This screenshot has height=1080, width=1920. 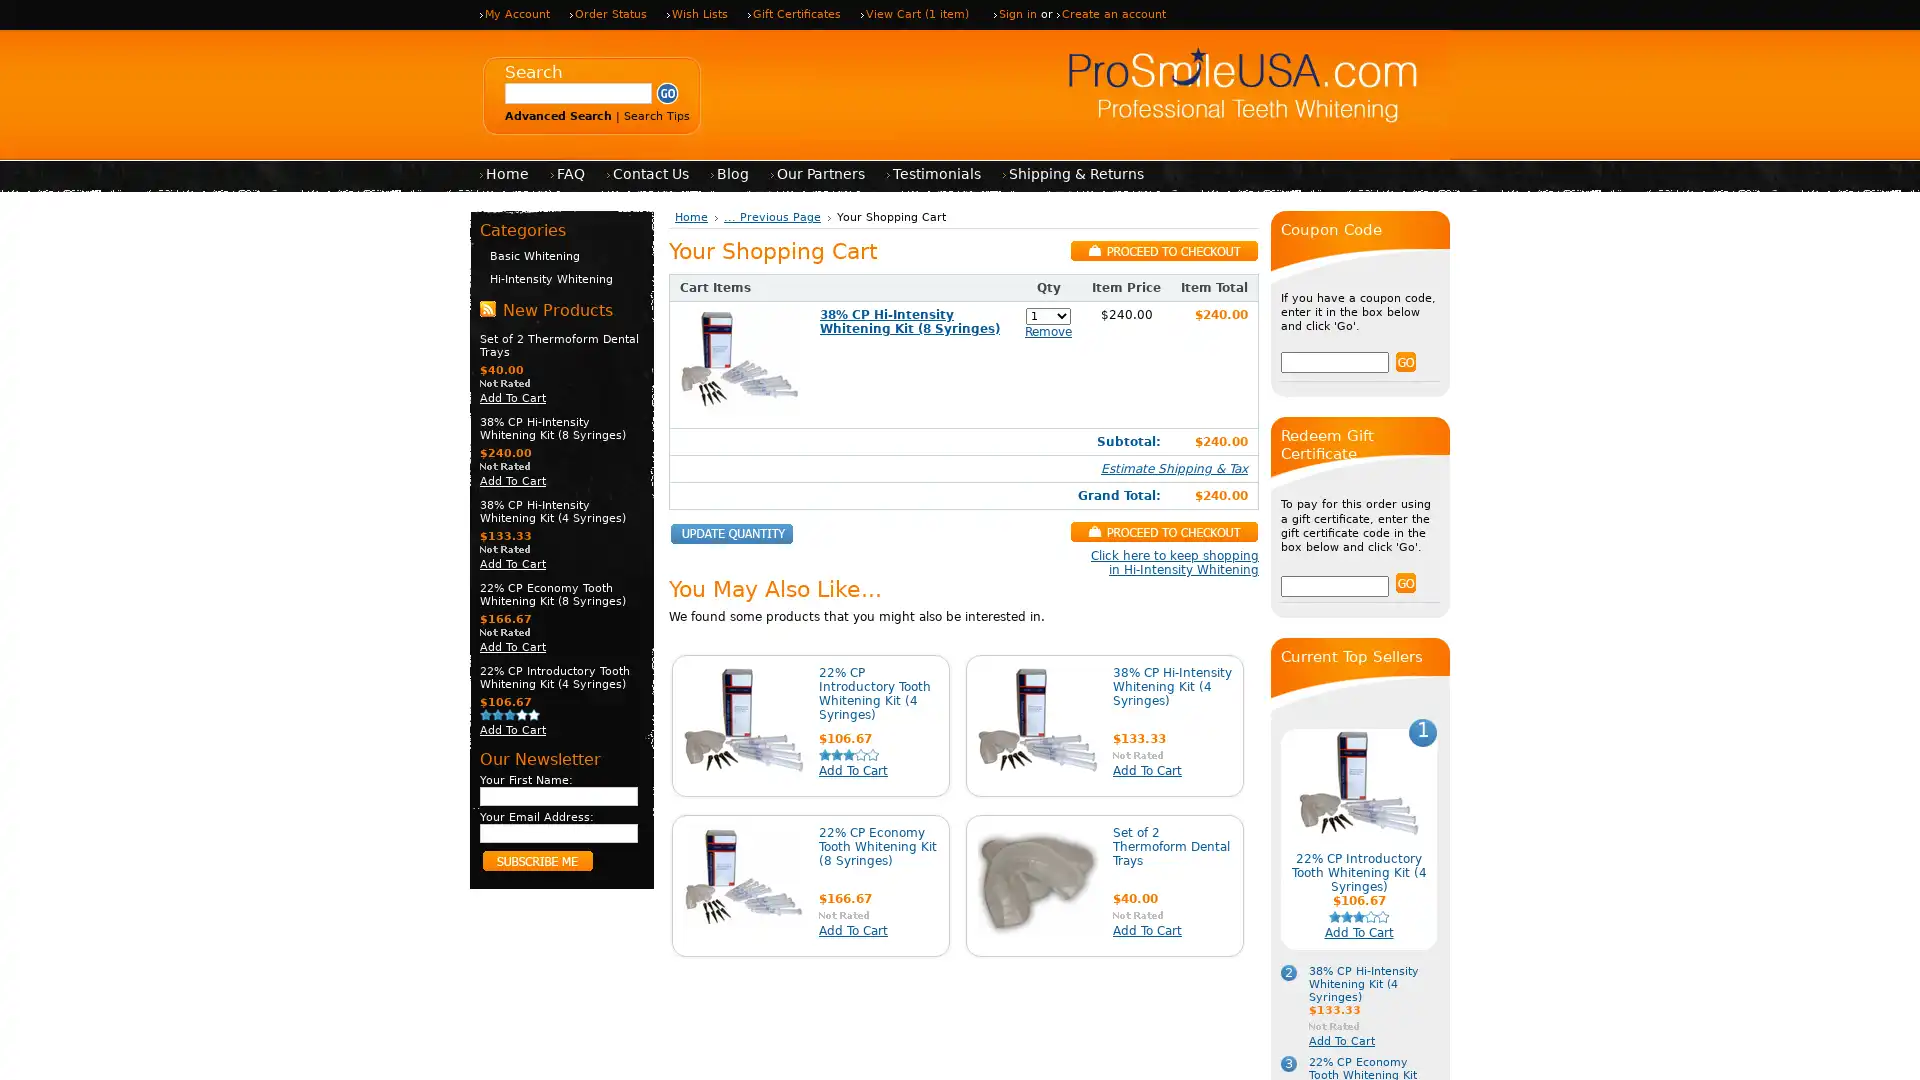 I want to click on Update, so click(x=730, y=533).